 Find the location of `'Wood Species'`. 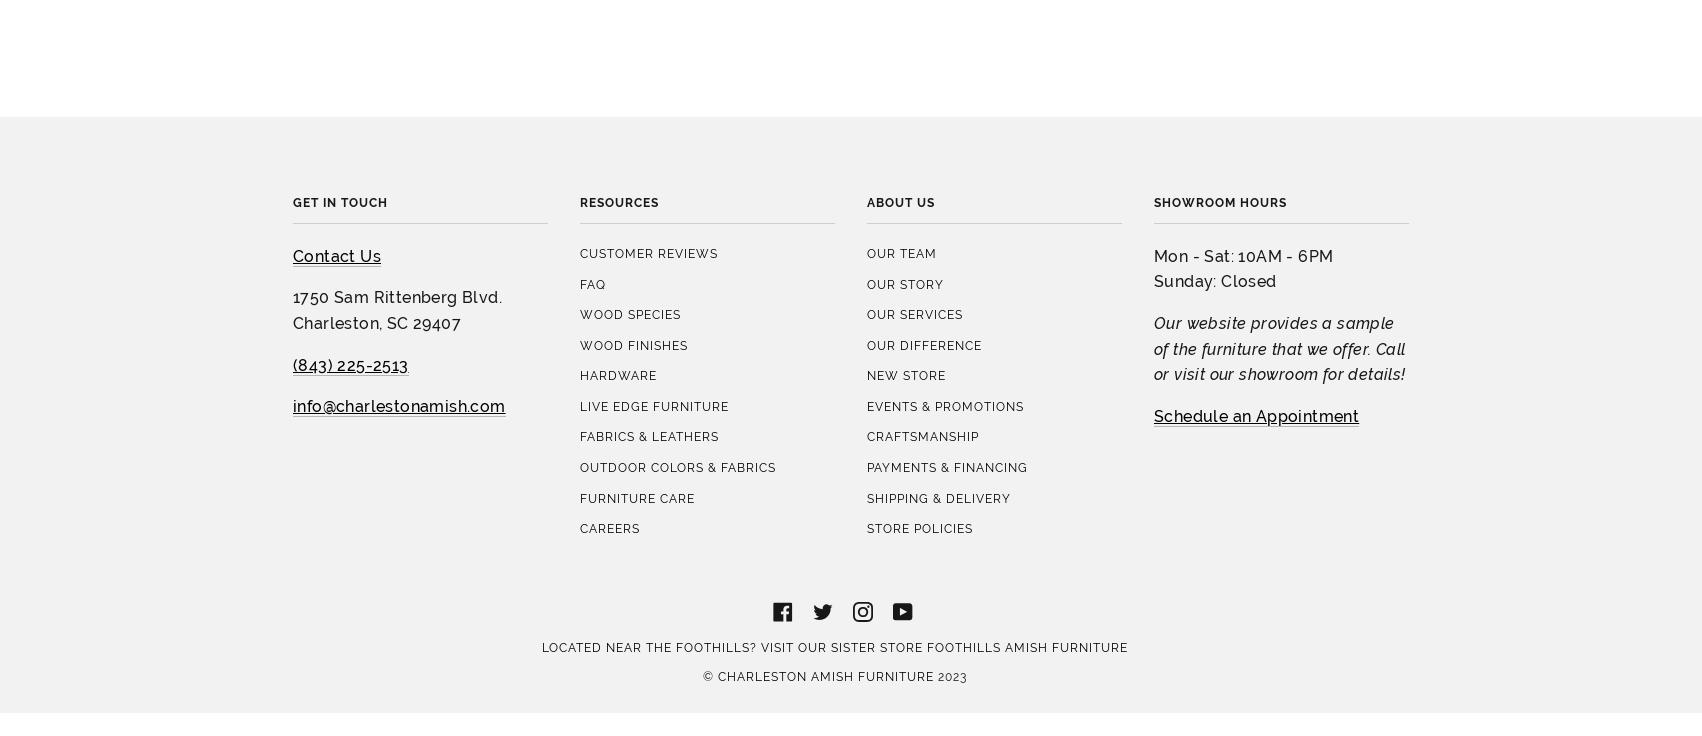

'Wood Species' is located at coordinates (630, 136).